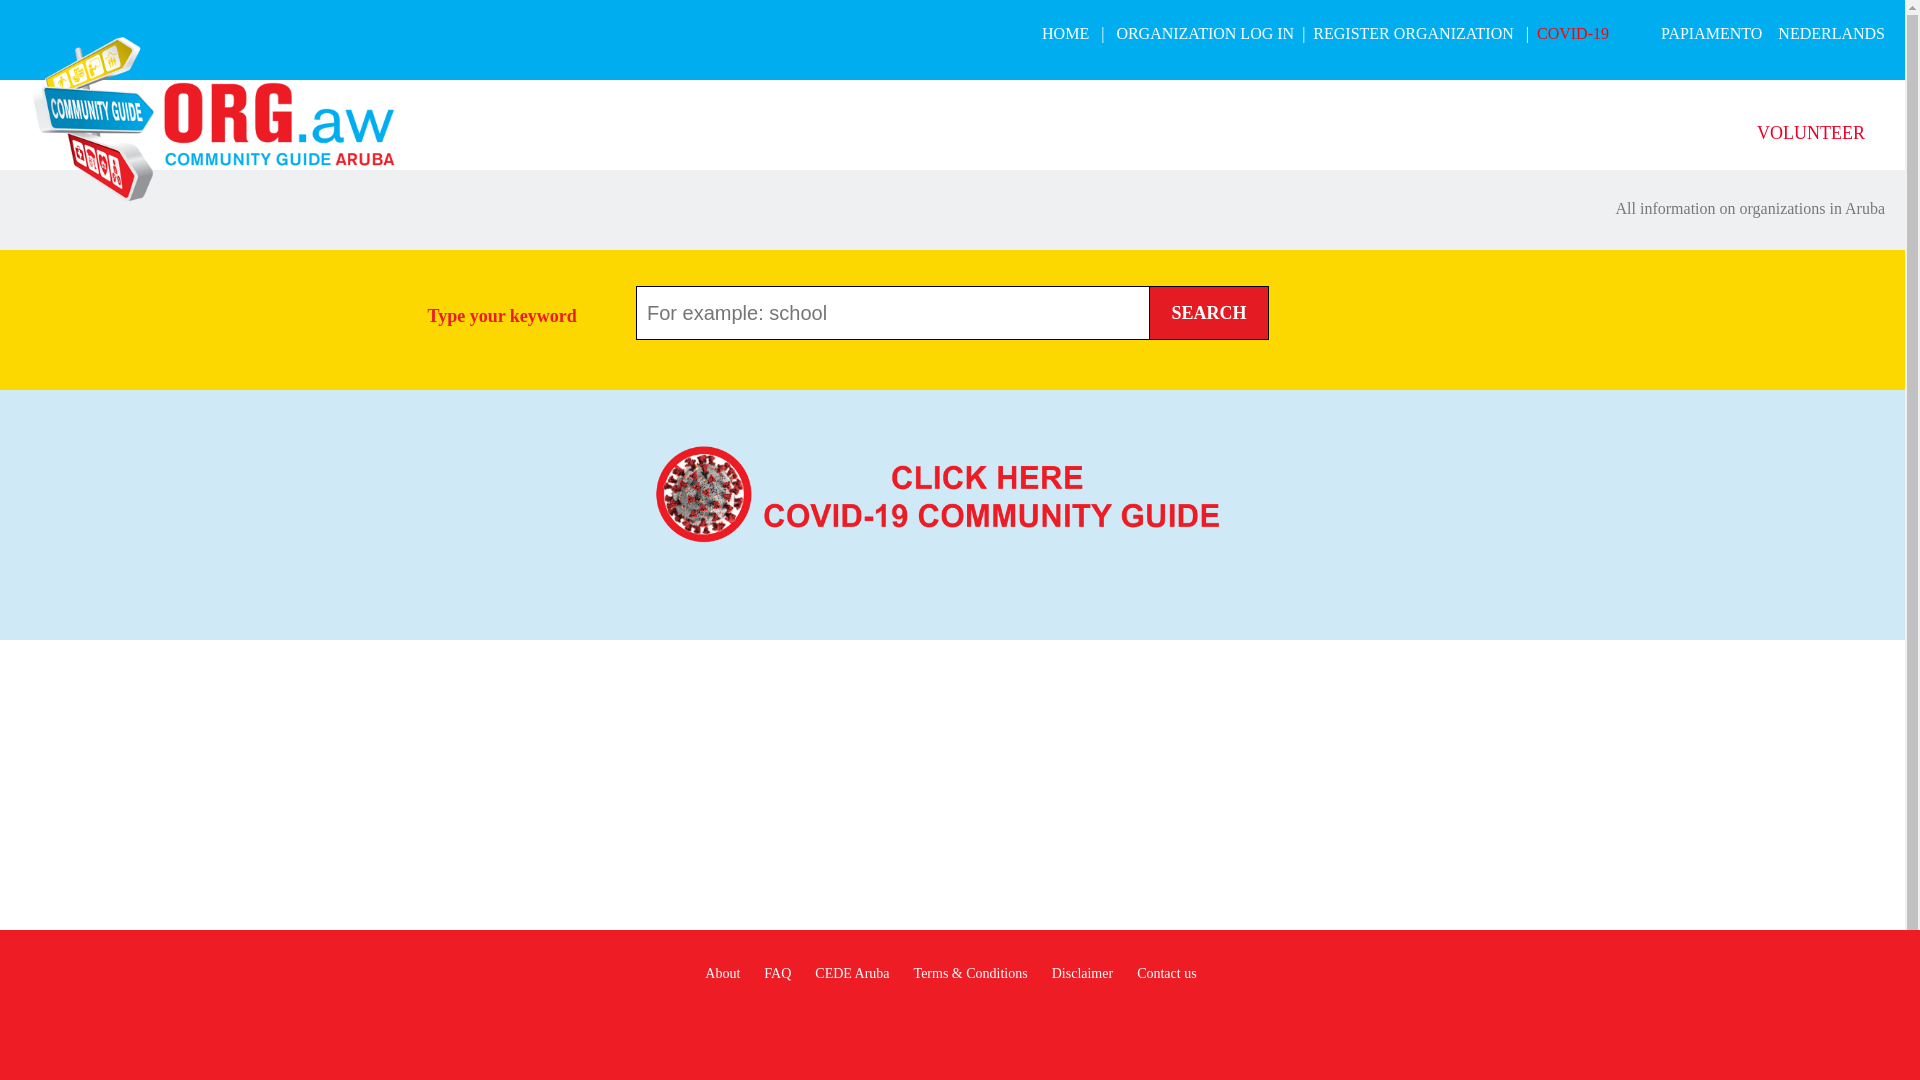  What do you see at coordinates (1208, 312) in the screenshot?
I see `'SEARCH'` at bounding box center [1208, 312].